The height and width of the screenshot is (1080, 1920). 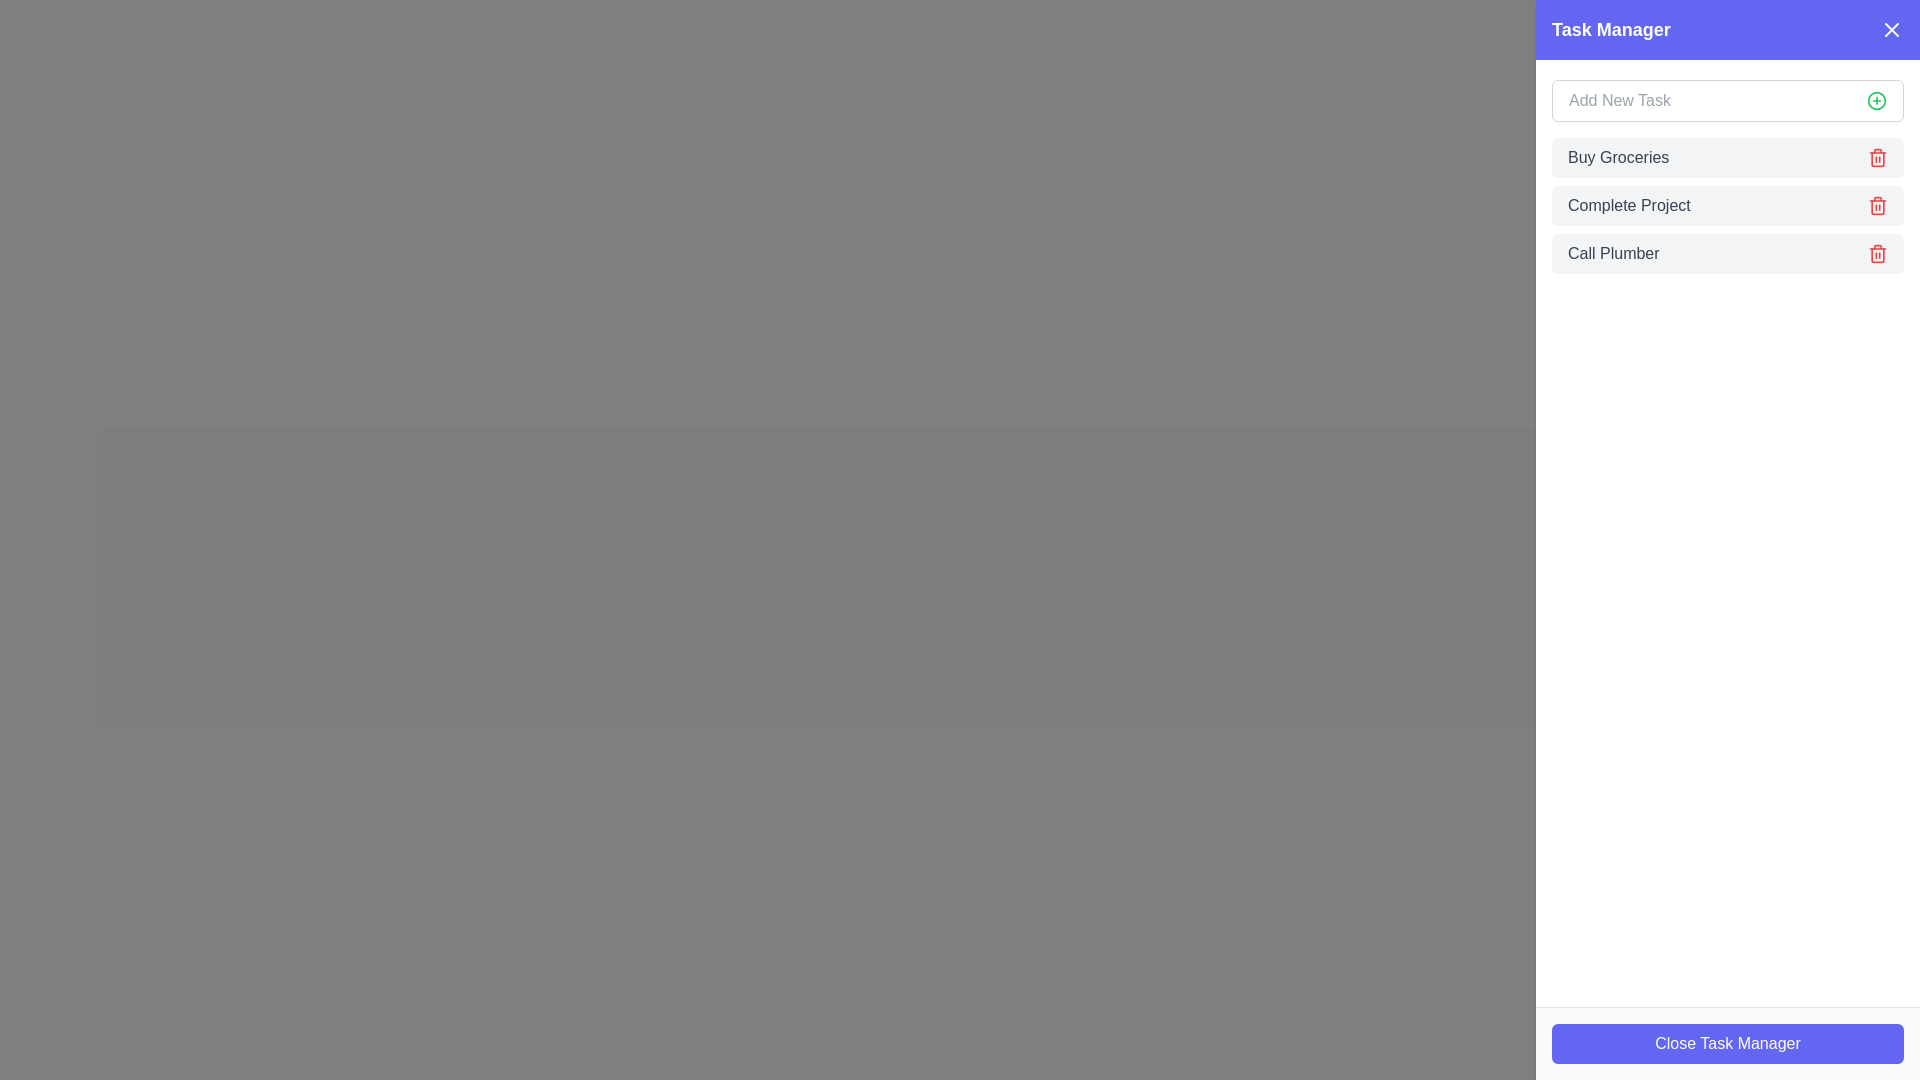 I want to click on the interactive icon button that allows users to delete the 'Complete Project' task from the list for keyboard accessibility, so click(x=1876, y=205).